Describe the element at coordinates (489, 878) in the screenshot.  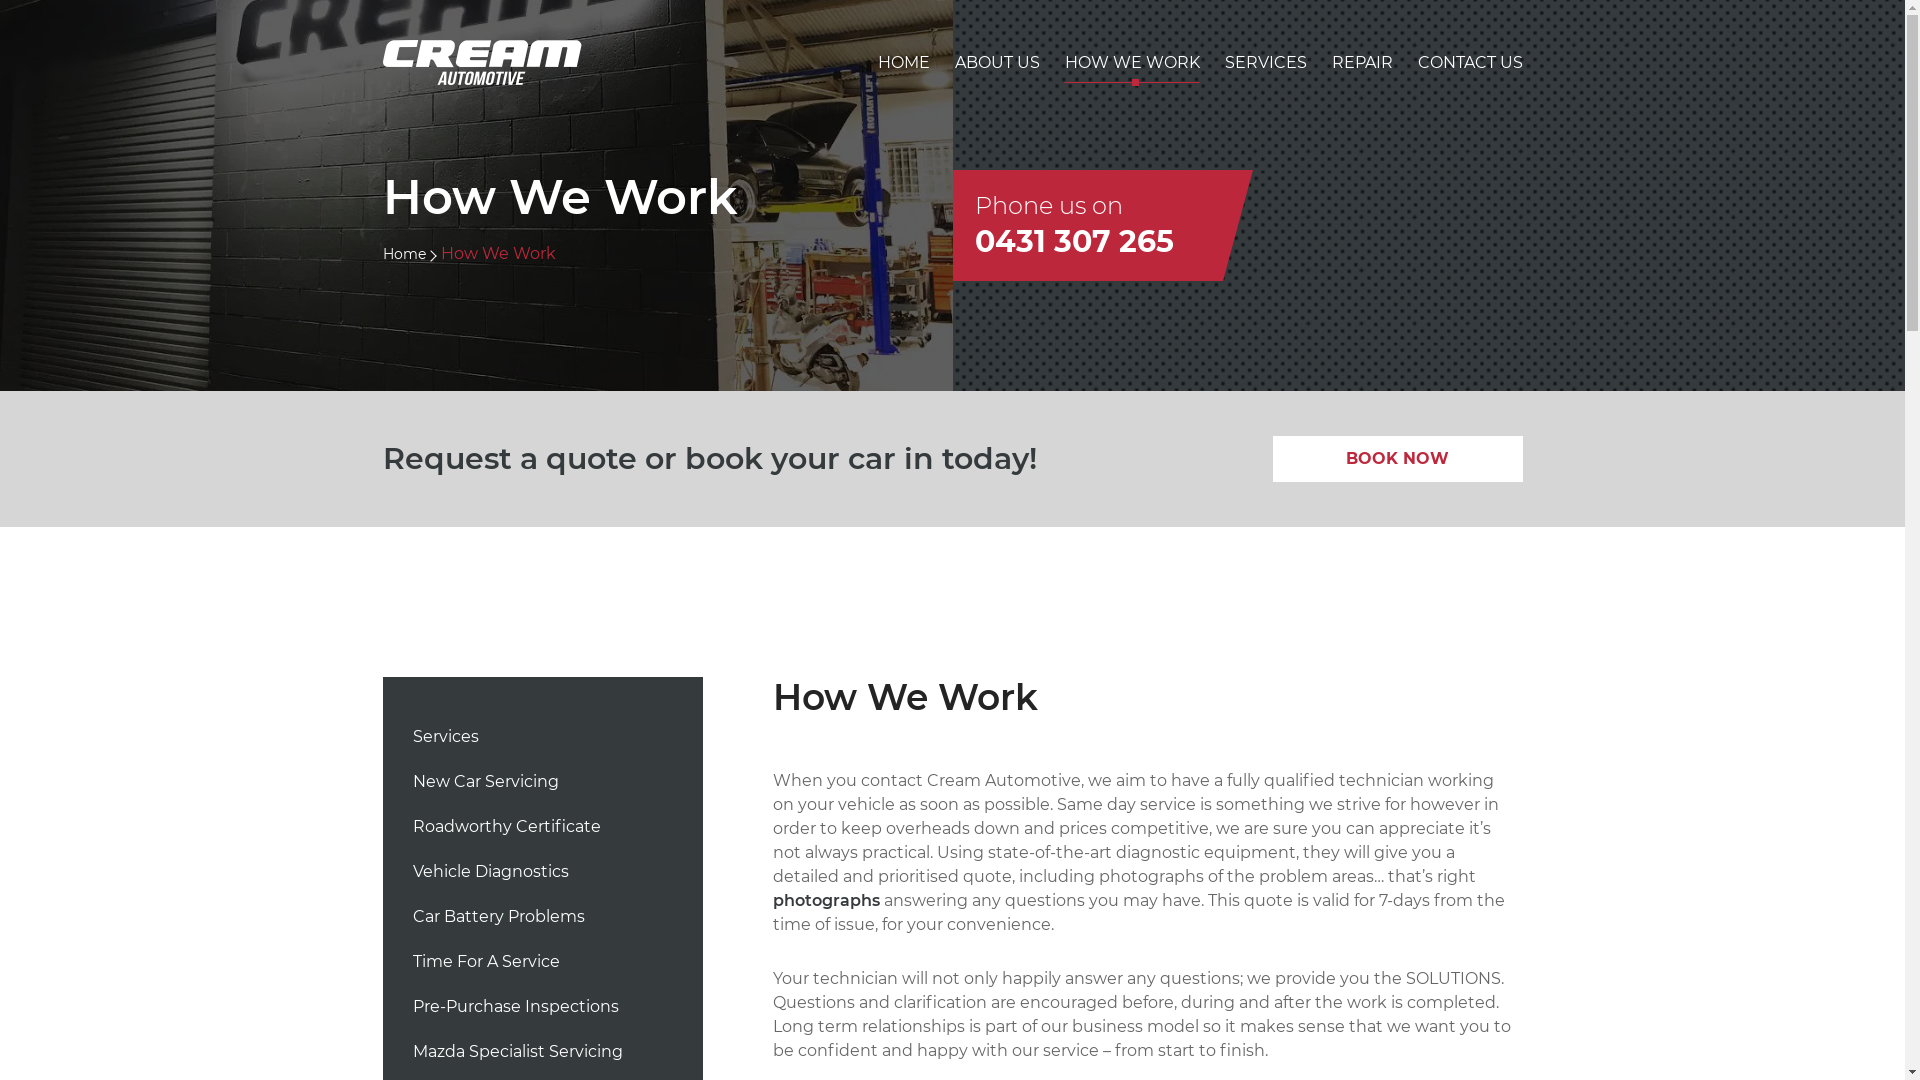
I see `'Vehicle Diagnostics'` at that location.